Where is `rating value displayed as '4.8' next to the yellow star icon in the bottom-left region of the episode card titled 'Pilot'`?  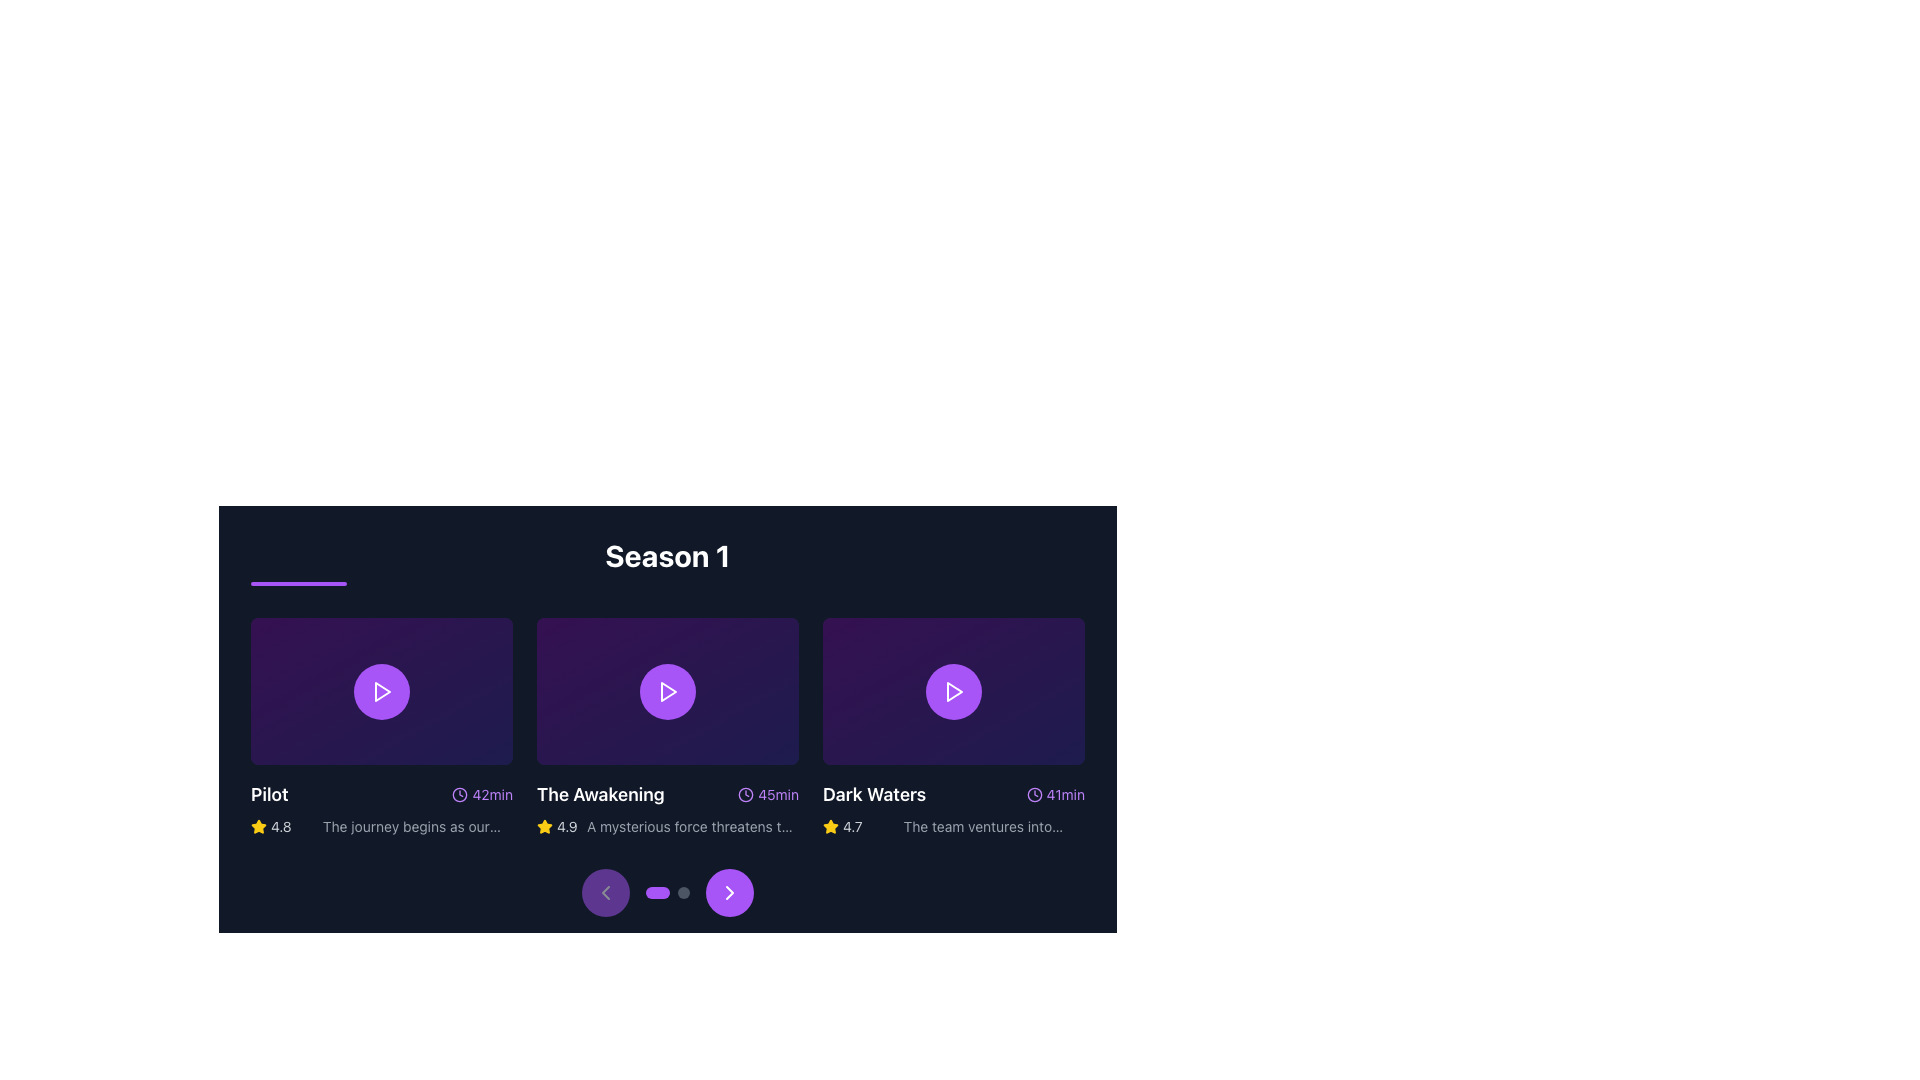
rating value displayed as '4.8' next to the yellow star icon in the bottom-left region of the episode card titled 'Pilot' is located at coordinates (270, 827).